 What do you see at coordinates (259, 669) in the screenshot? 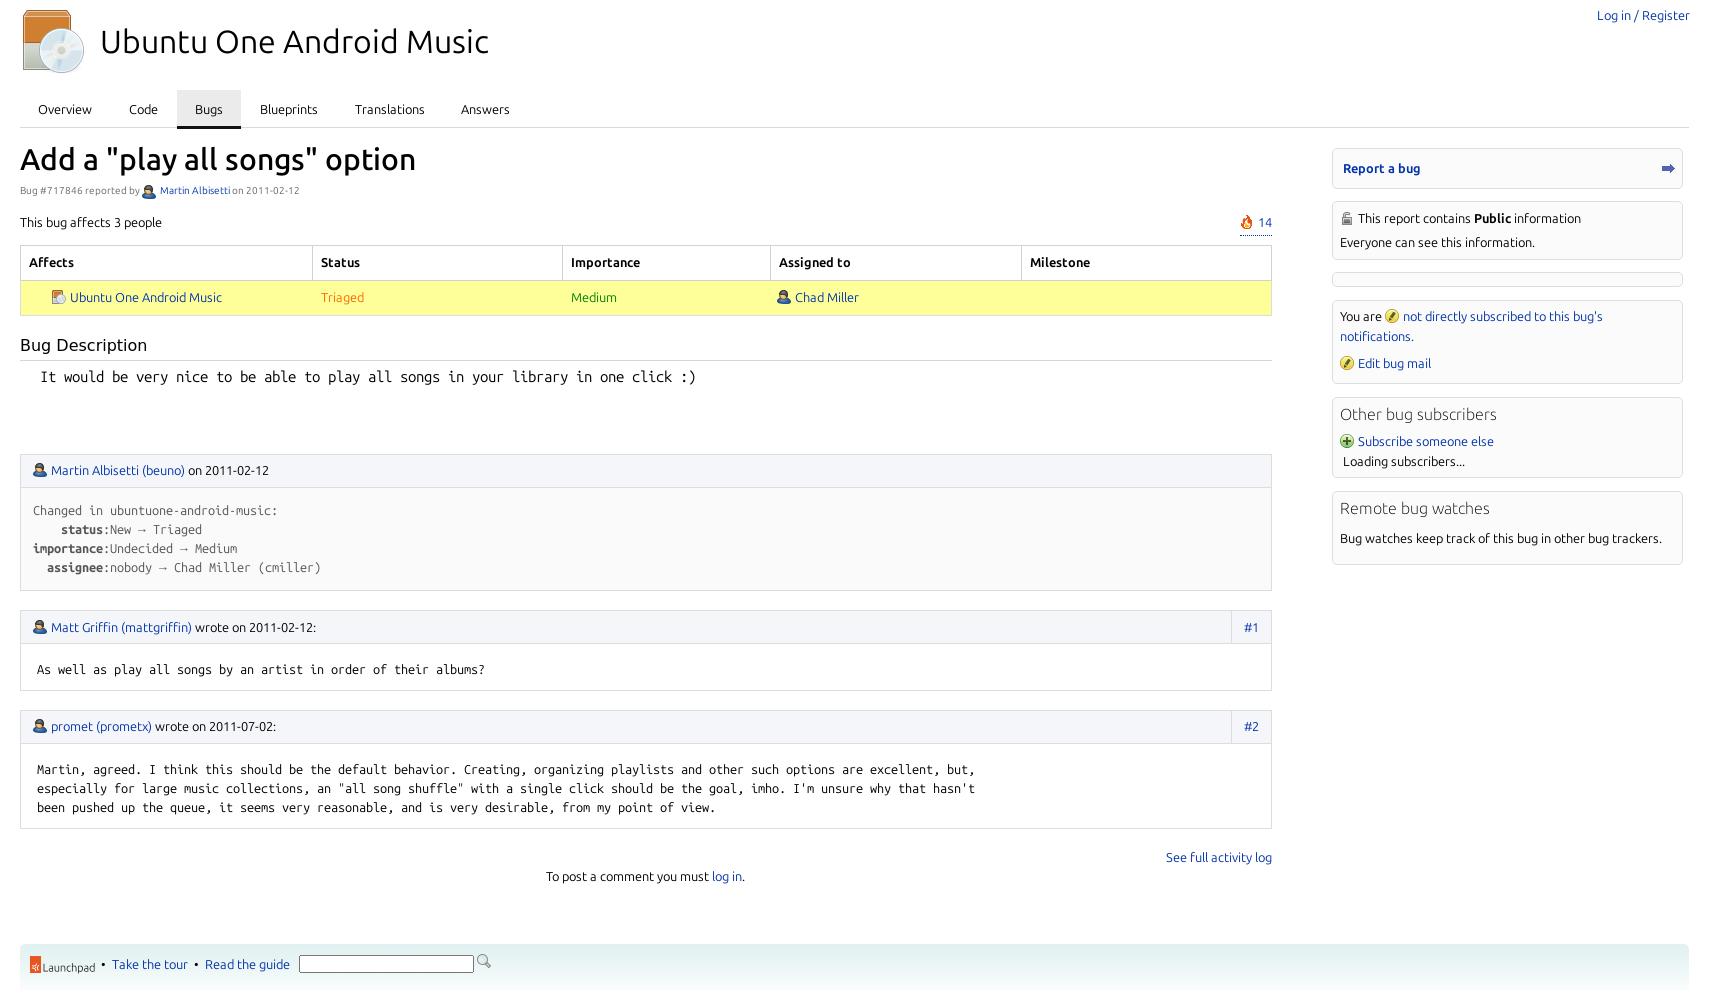
I see `'As well as play all songs by an artist in order of their albums?'` at bounding box center [259, 669].